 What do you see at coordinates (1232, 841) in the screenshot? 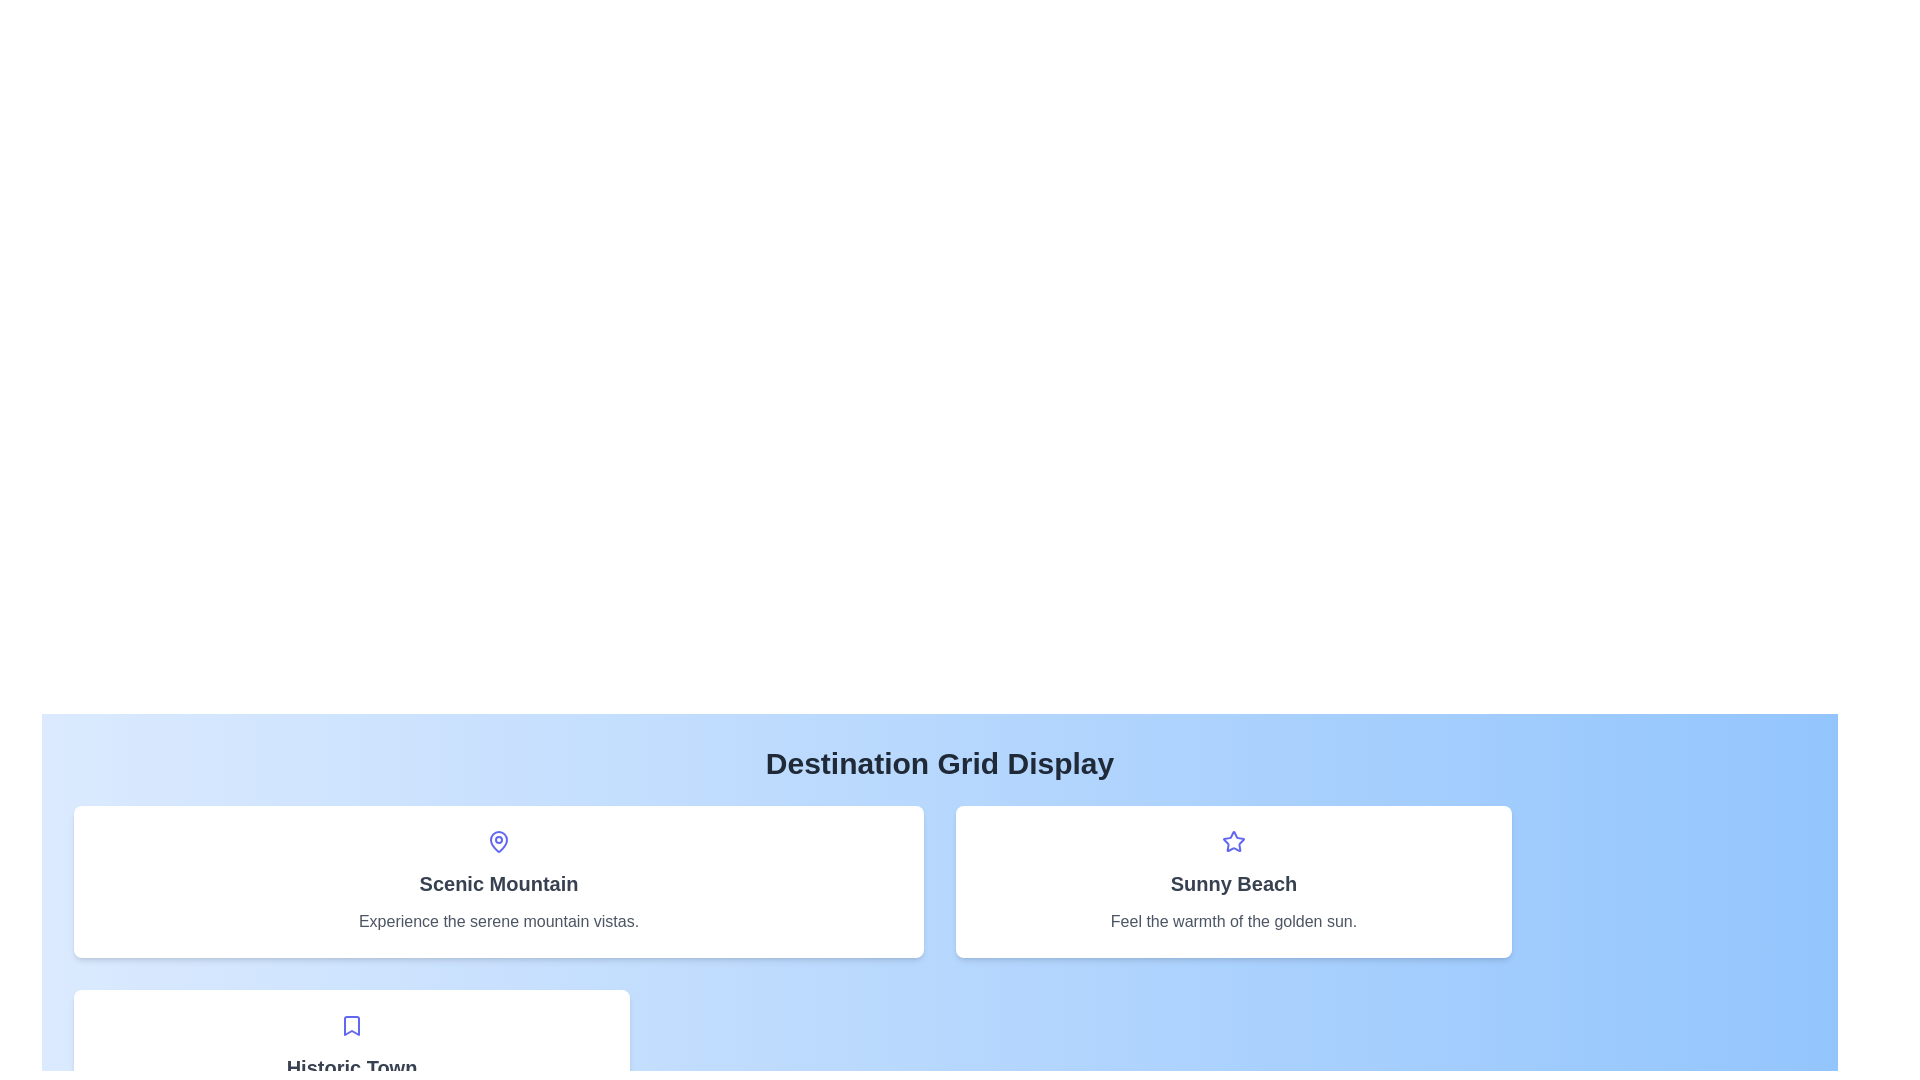
I see `the star icon with an indigo blue outline located centrally within the 'Sunny Beach' section, which focuses on the tagline 'Feel the warmth of the golden sun.'` at bounding box center [1232, 841].